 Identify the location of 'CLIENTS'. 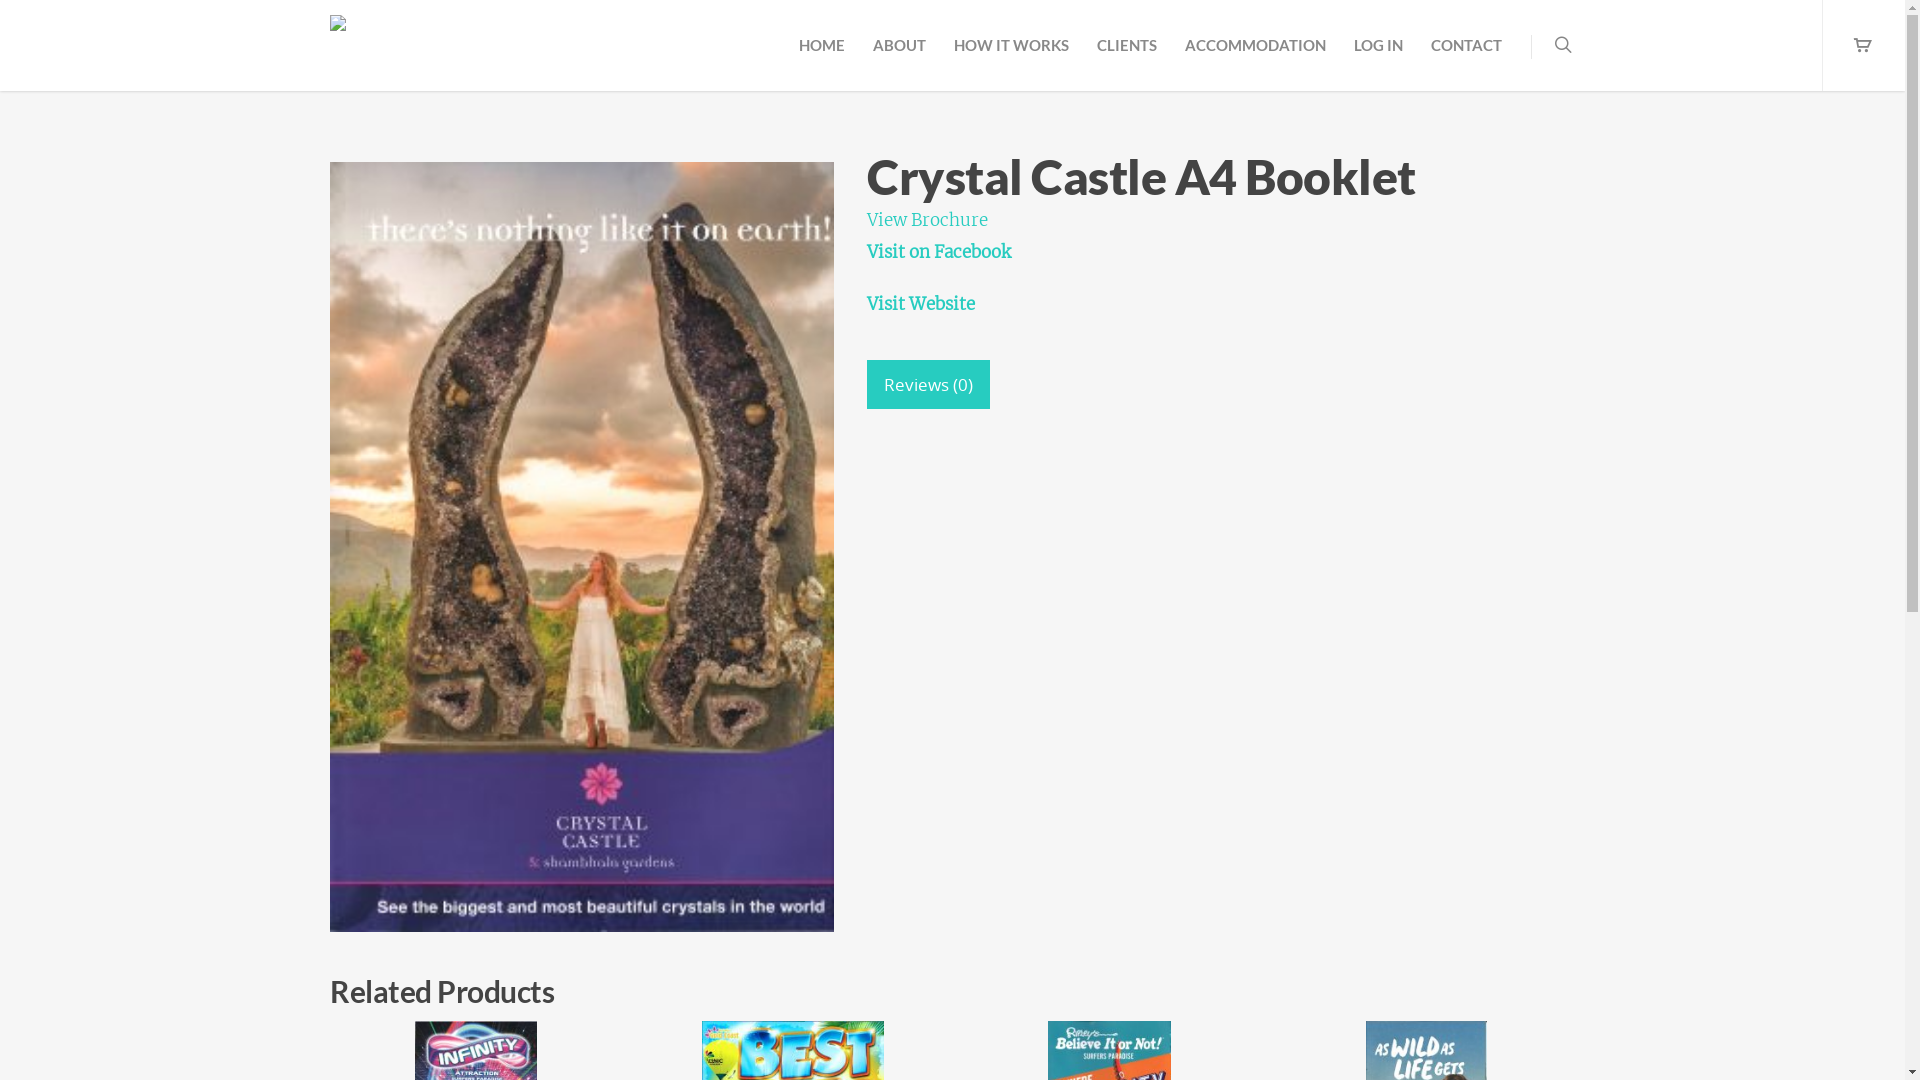
(1127, 52).